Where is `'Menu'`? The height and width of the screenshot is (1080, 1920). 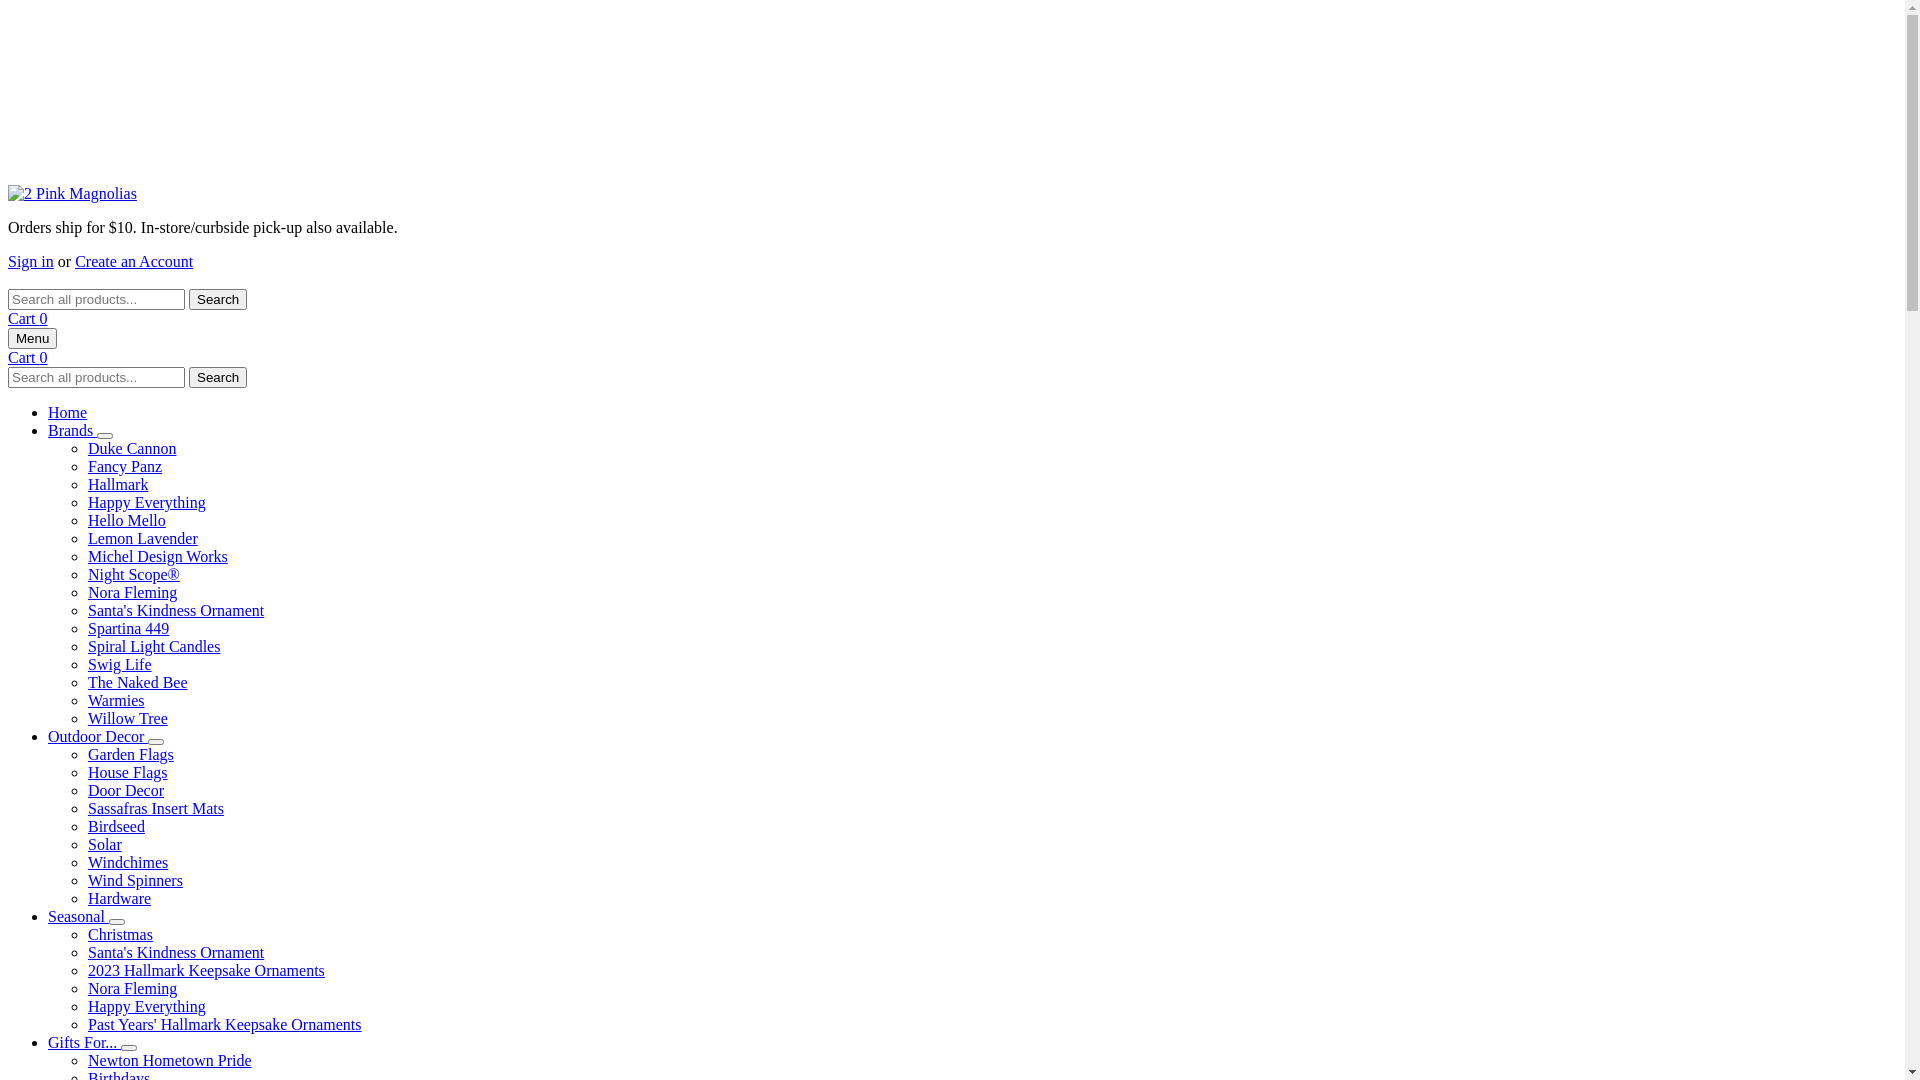 'Menu' is located at coordinates (32, 337).